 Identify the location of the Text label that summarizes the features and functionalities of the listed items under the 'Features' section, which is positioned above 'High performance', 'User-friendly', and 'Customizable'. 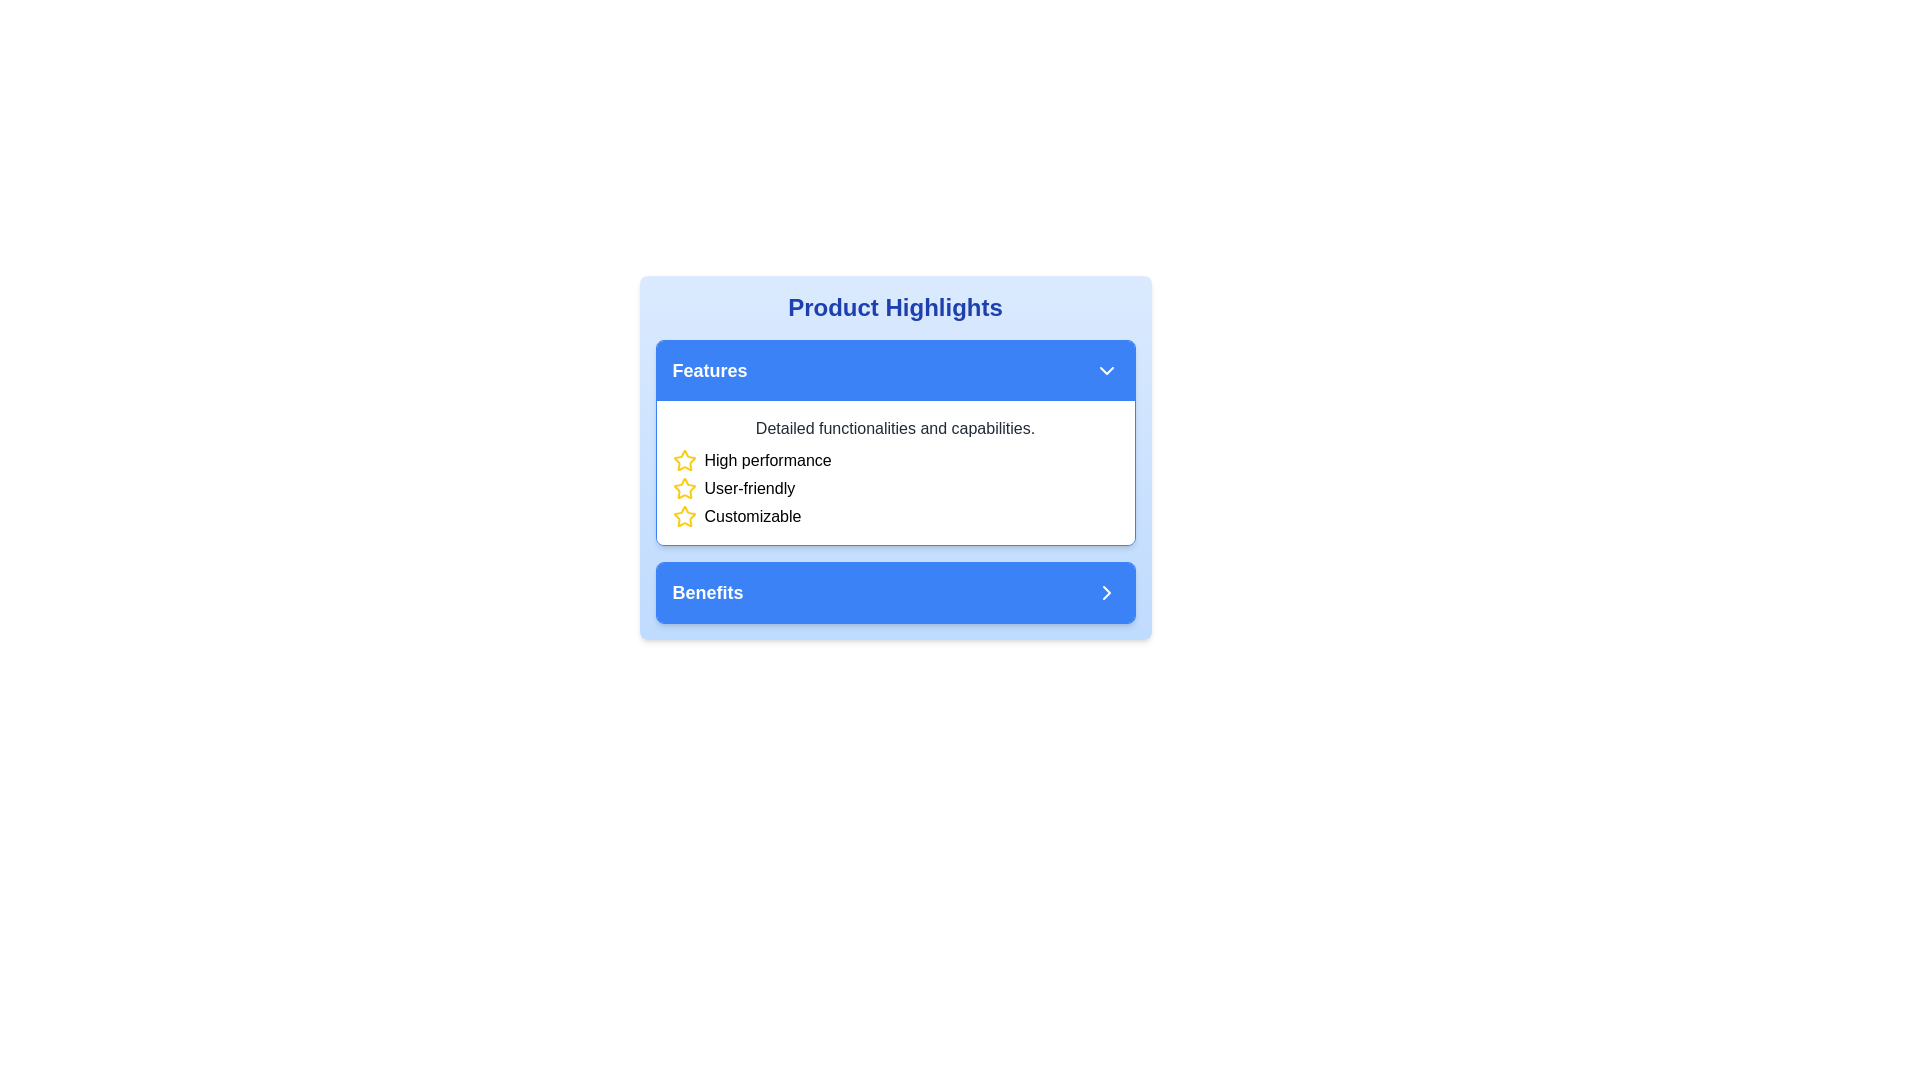
(894, 427).